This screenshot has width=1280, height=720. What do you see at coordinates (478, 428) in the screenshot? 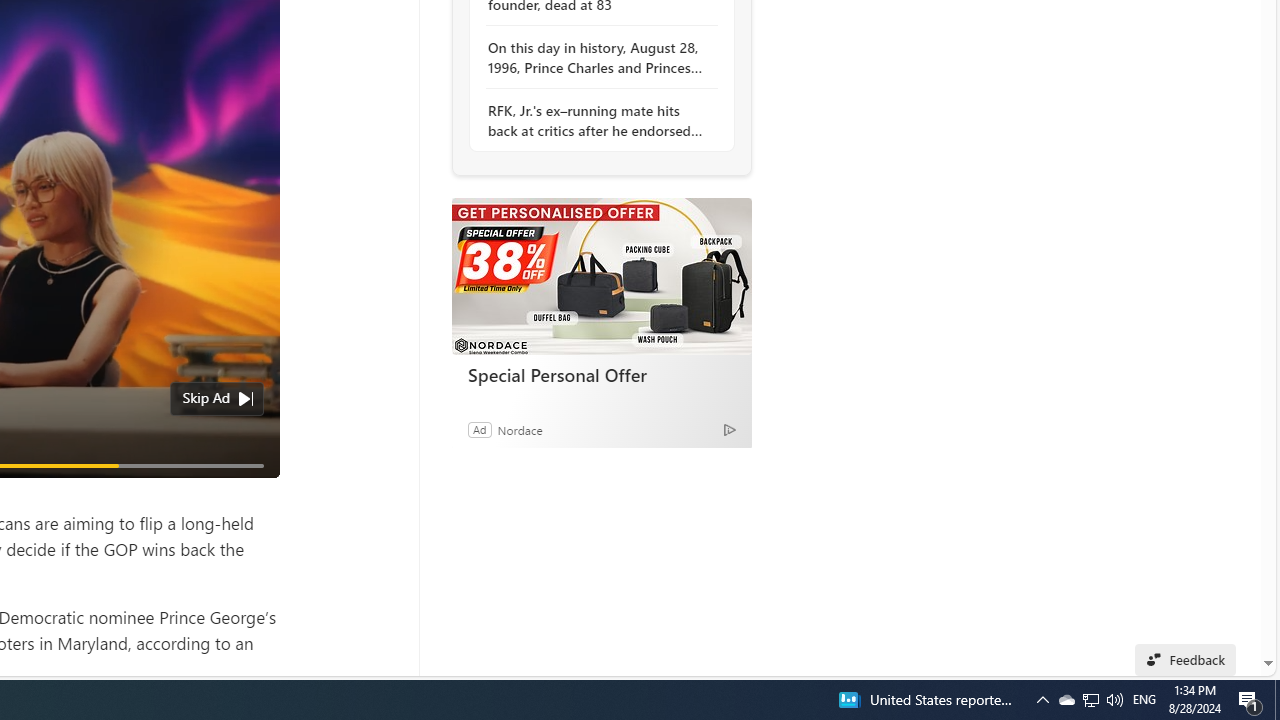
I see `'Ad'` at bounding box center [478, 428].